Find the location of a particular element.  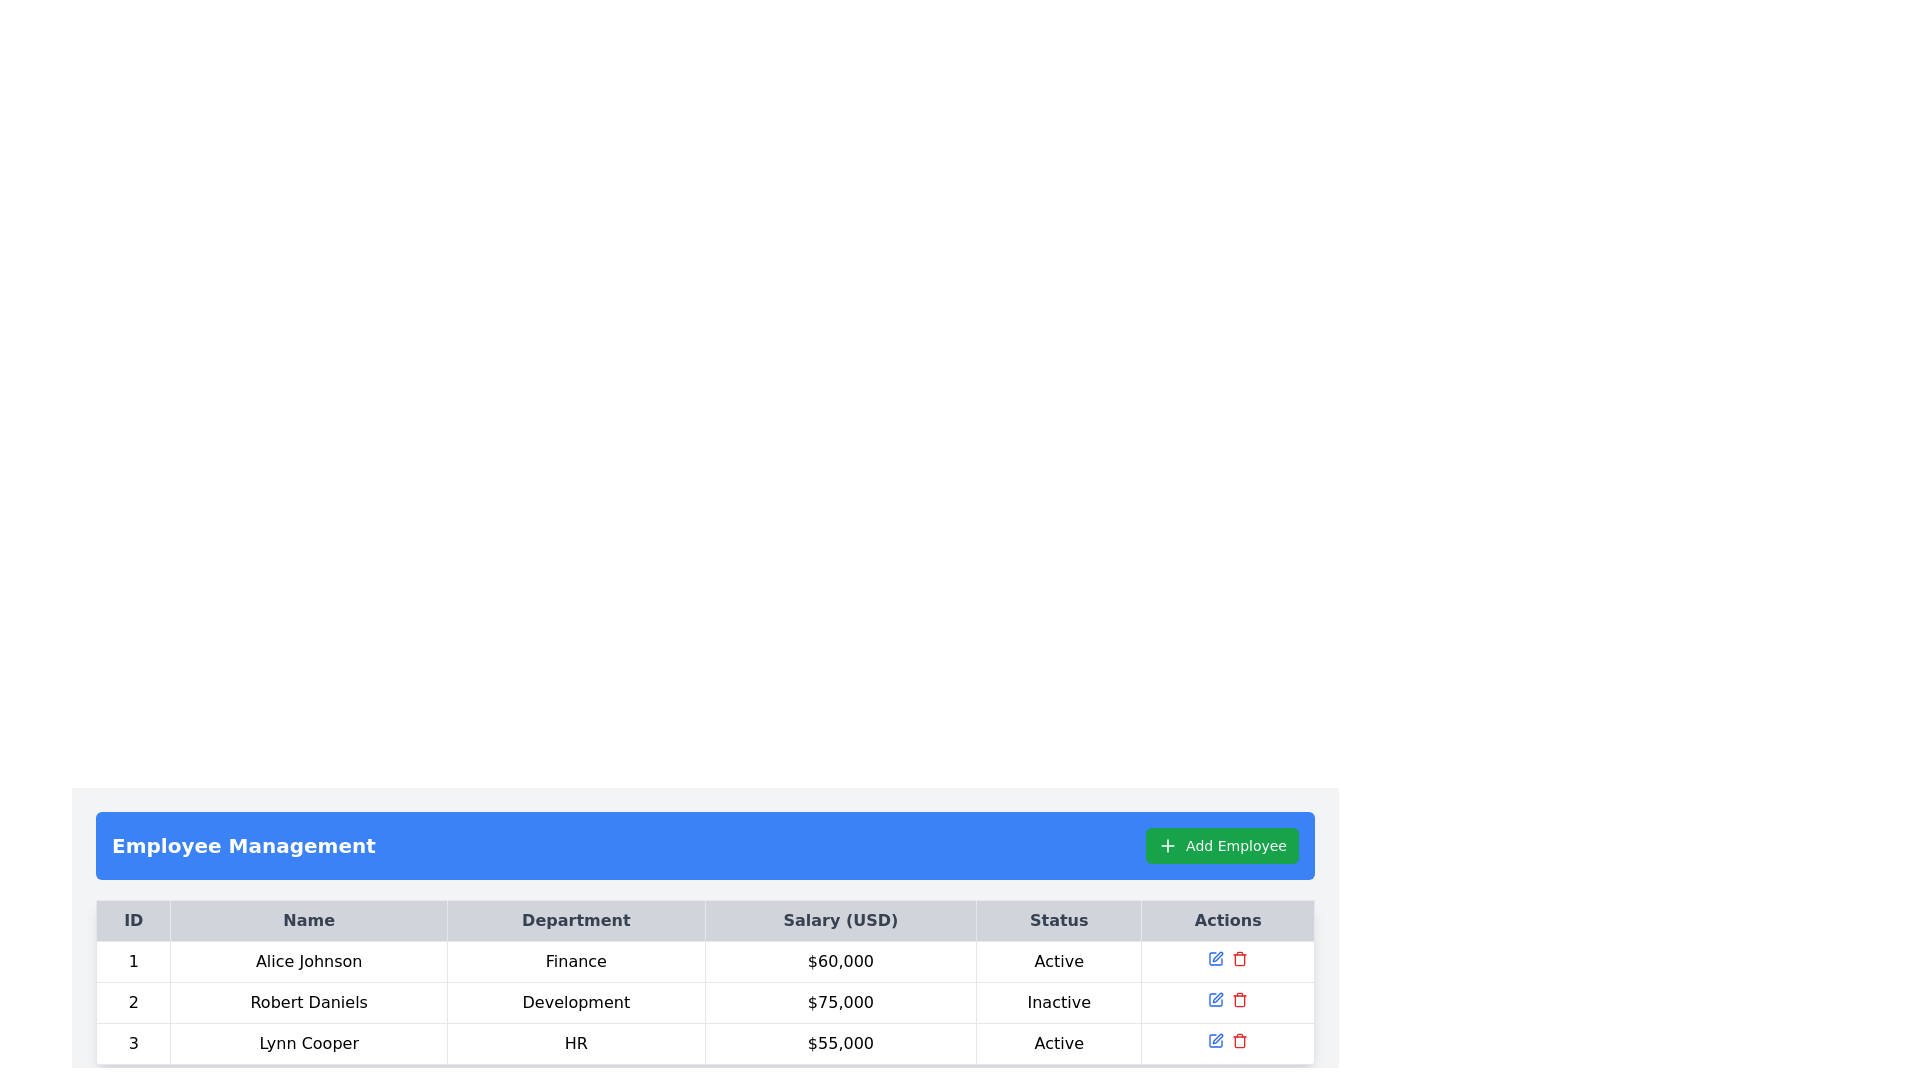

the table header cell that labels the content for the 'Status' column, located between 'Salary (USD)' and 'Actions' is located at coordinates (1058, 921).